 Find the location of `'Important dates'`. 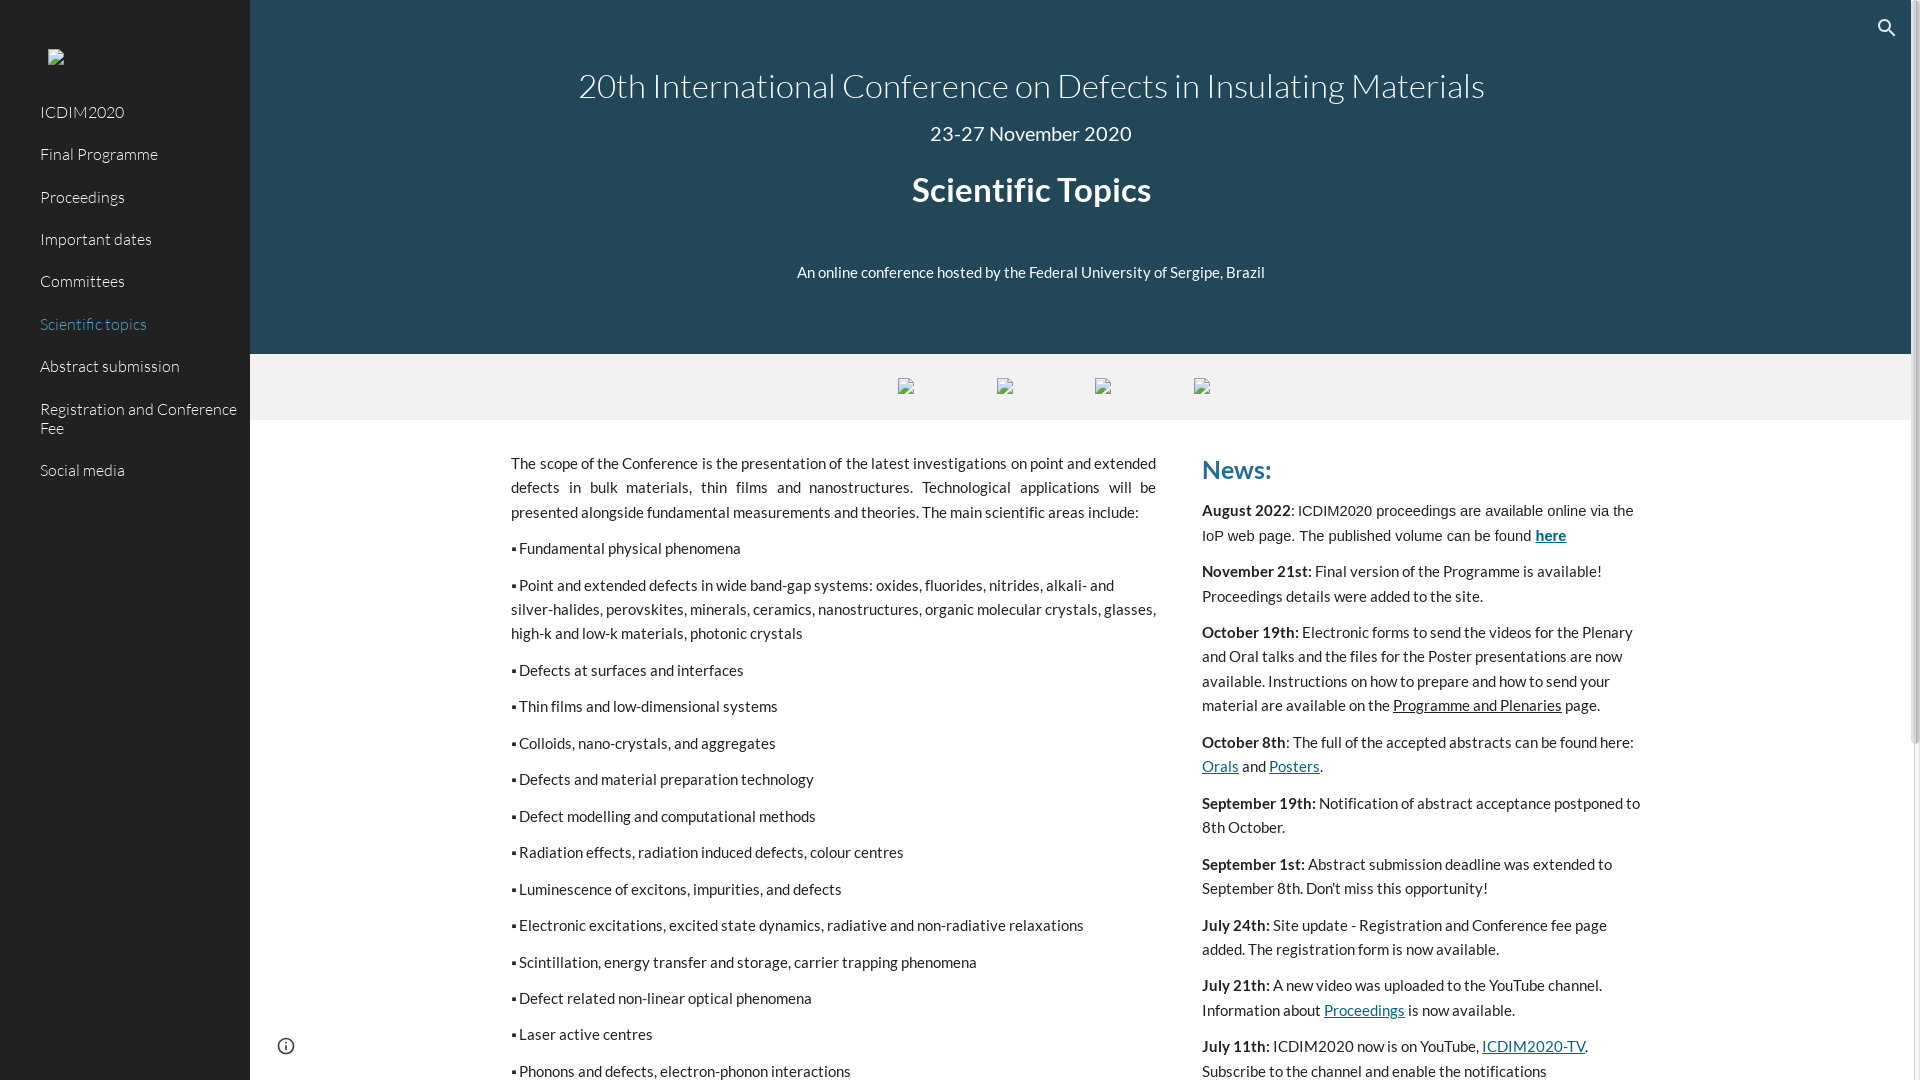

'Important dates' is located at coordinates (136, 238).